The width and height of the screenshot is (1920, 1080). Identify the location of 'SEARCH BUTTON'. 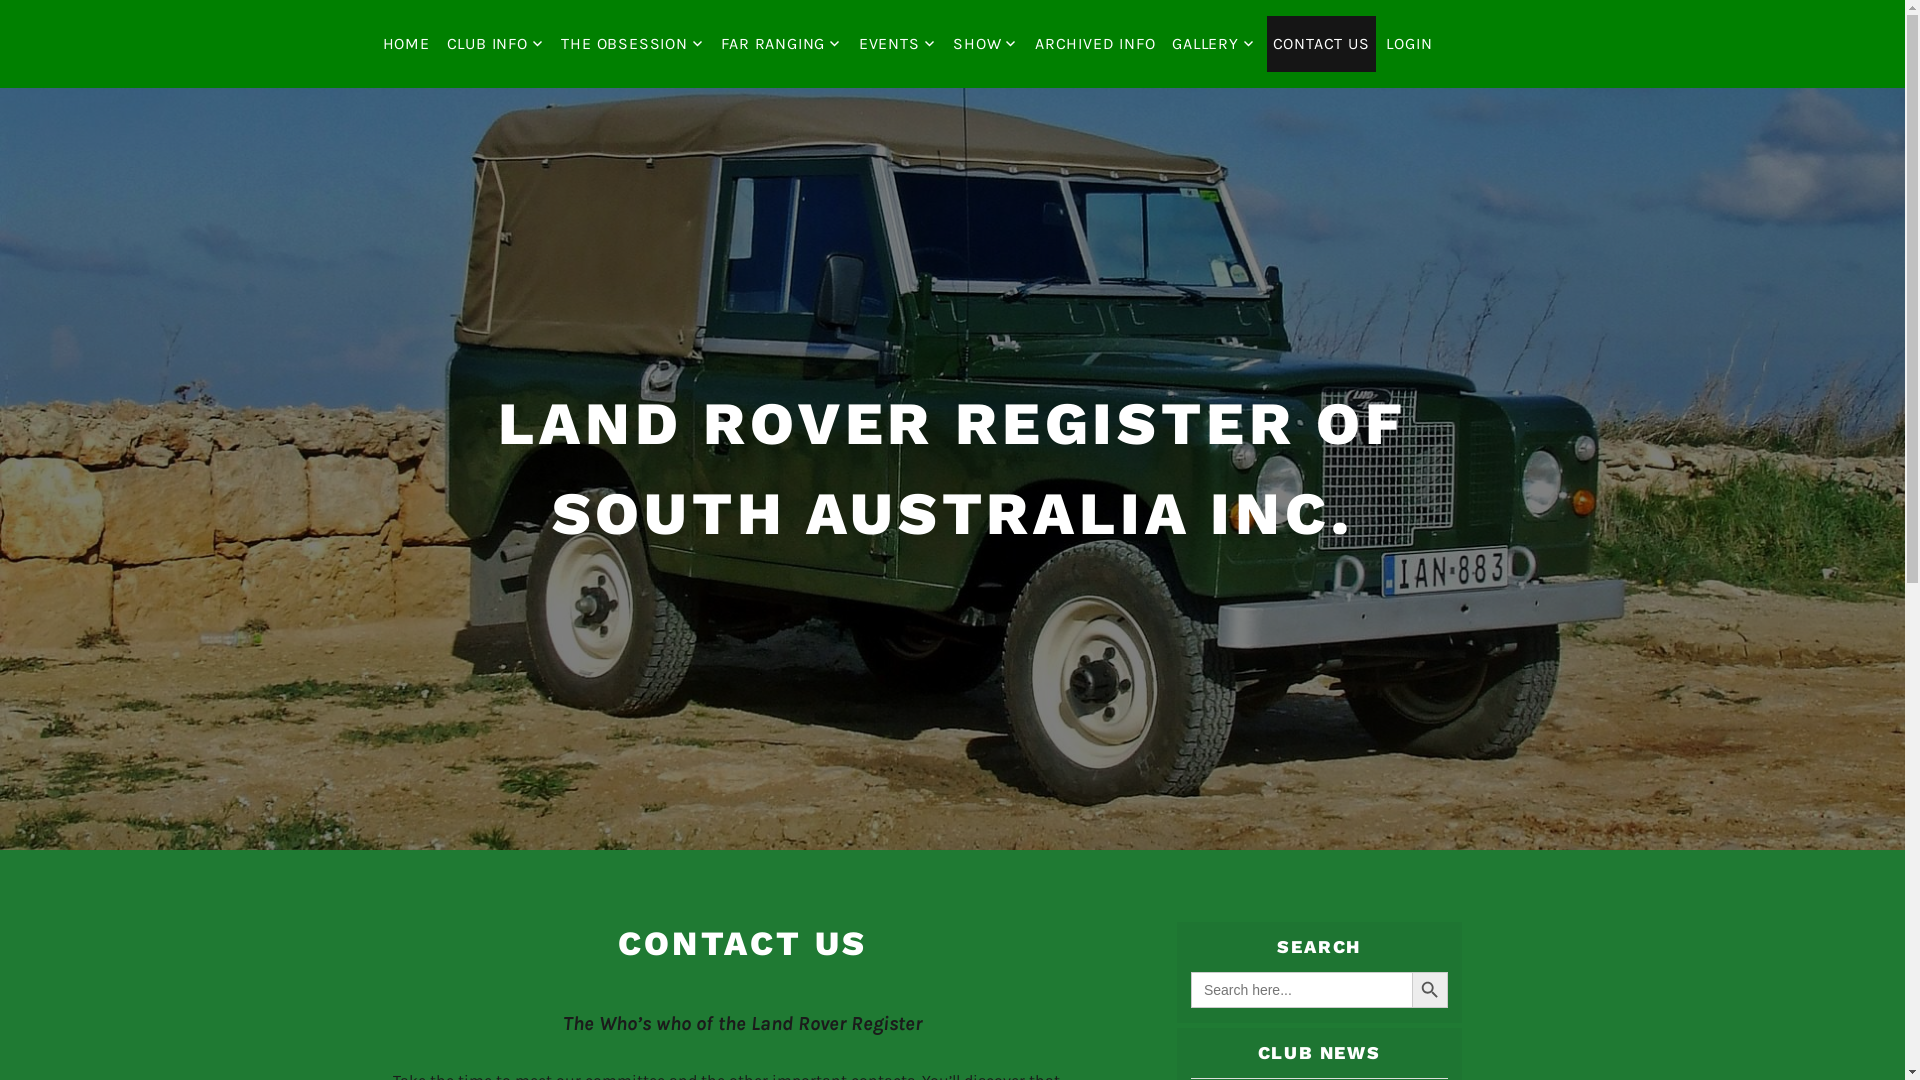
(1429, 990).